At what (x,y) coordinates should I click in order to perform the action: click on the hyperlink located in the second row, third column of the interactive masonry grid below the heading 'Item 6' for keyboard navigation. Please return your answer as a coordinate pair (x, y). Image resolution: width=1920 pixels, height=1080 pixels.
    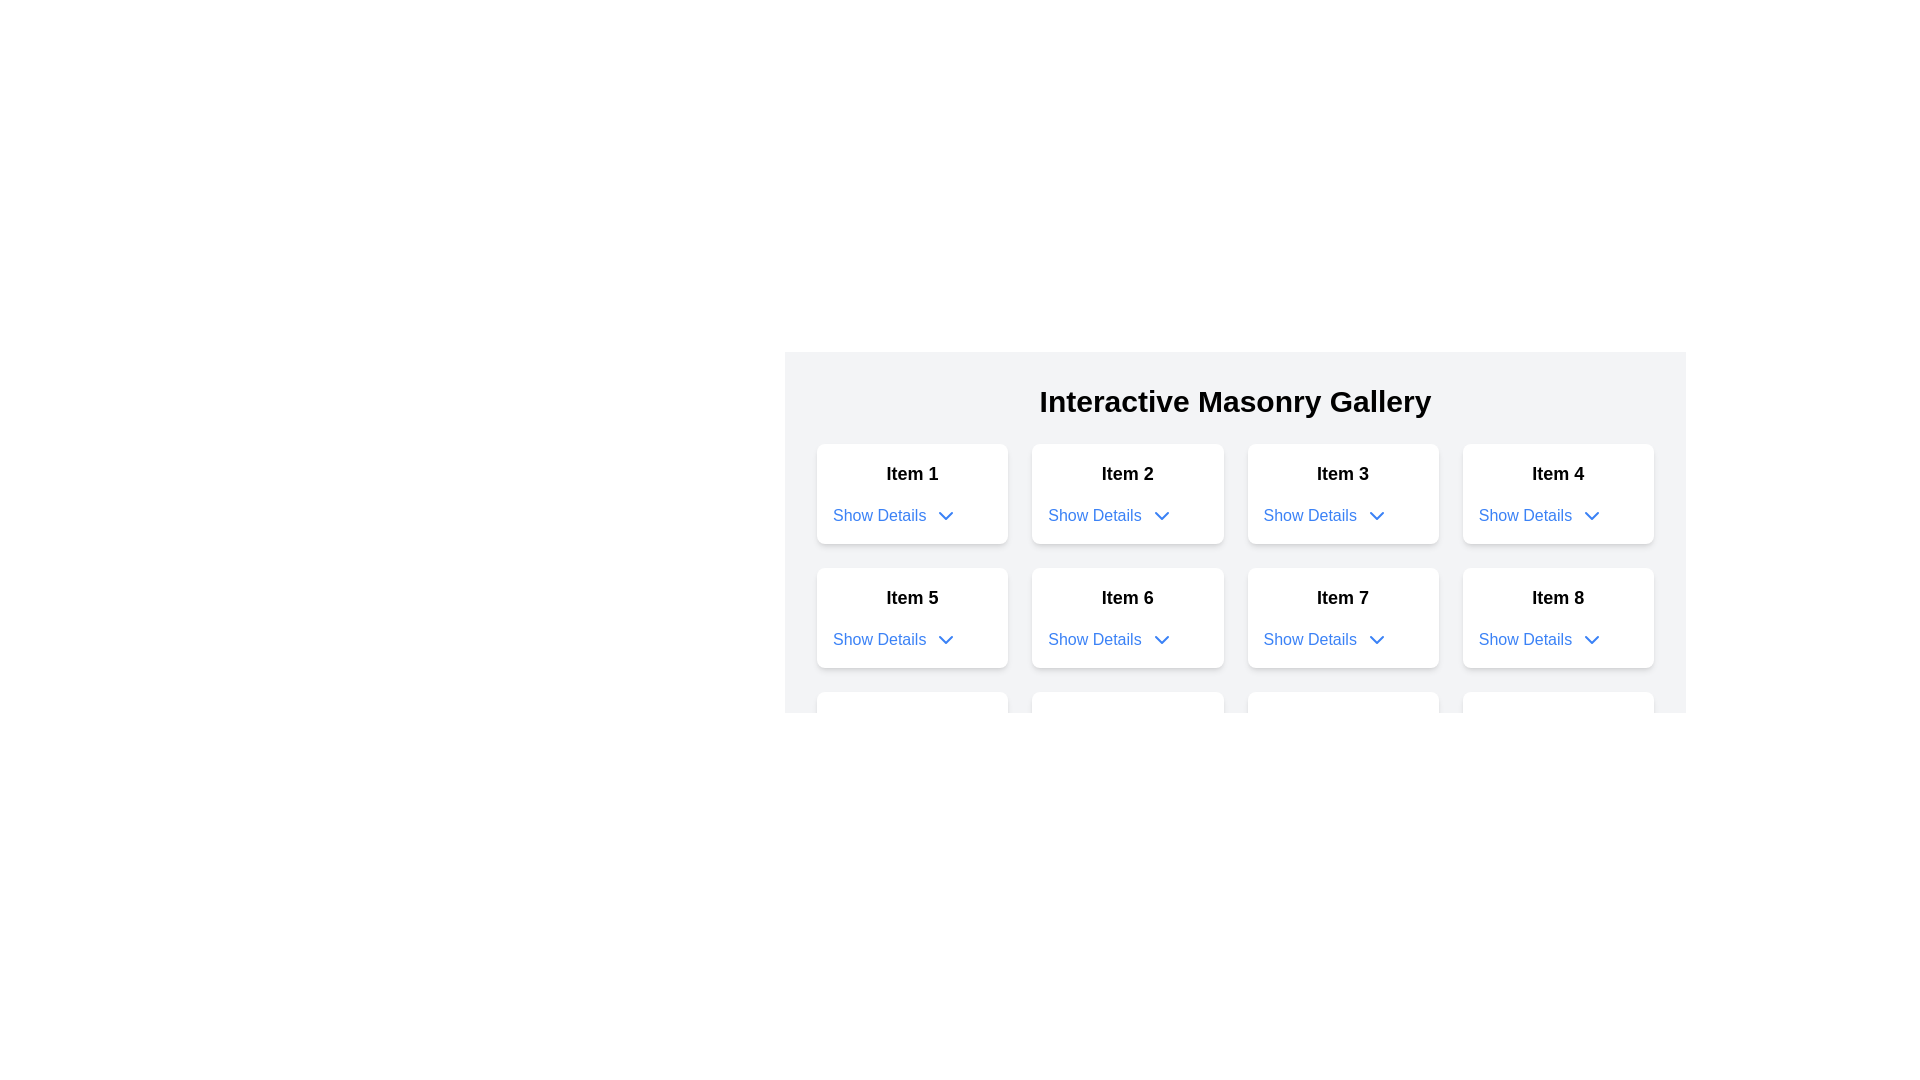
    Looking at the image, I should click on (1109, 640).